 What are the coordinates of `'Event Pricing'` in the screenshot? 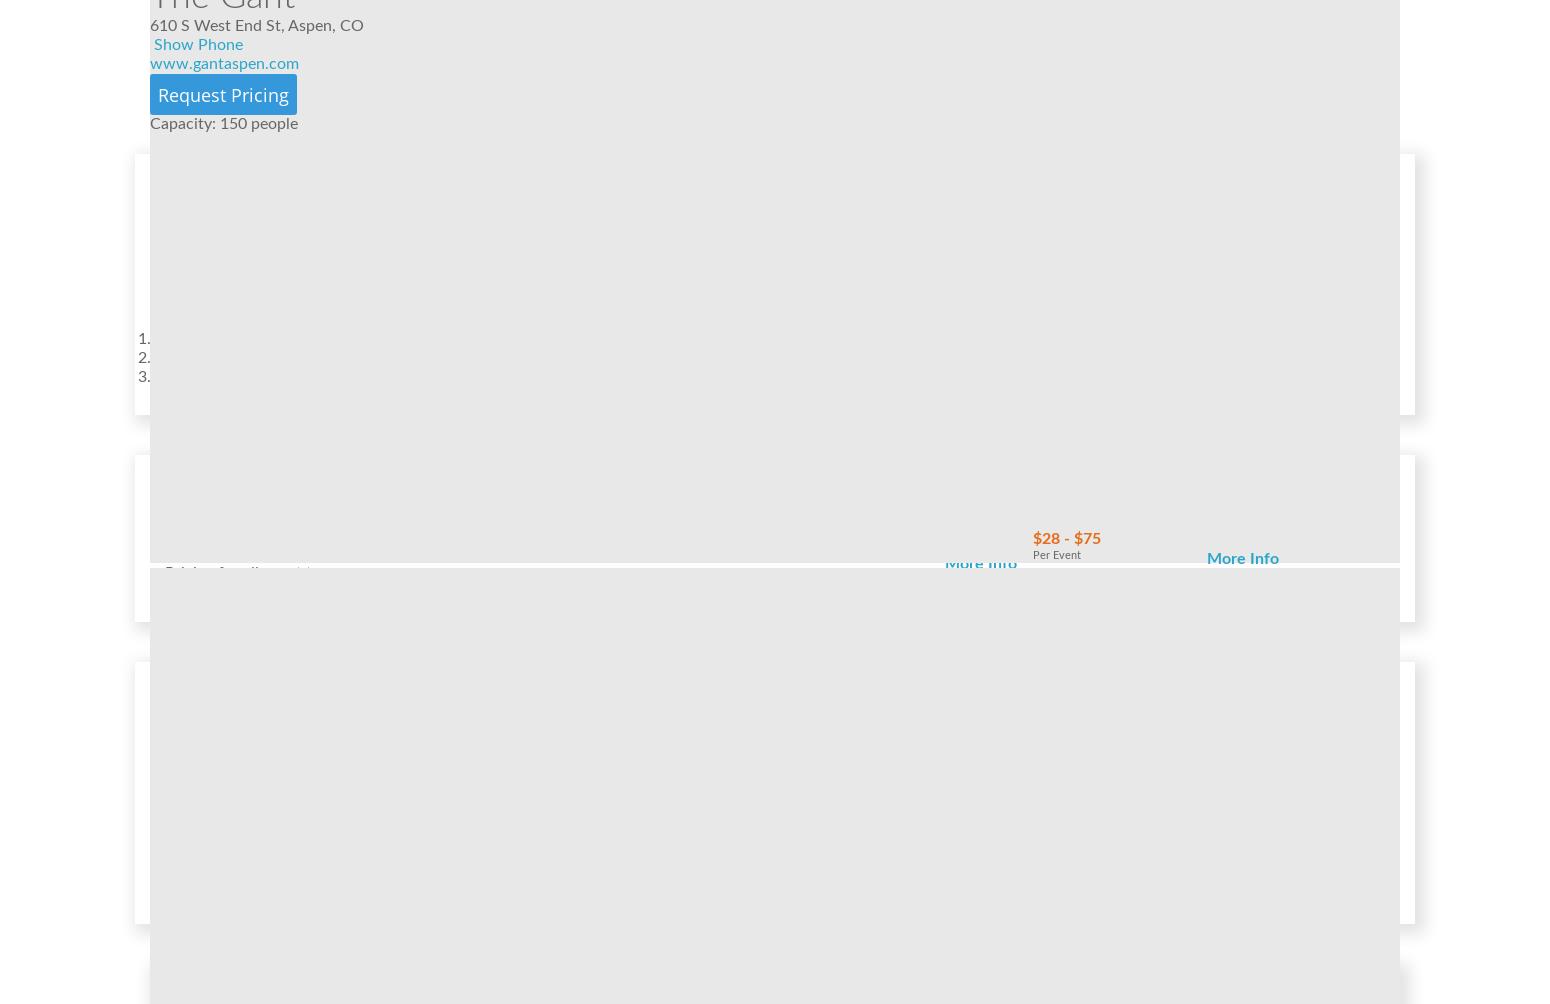 It's located at (222, 493).